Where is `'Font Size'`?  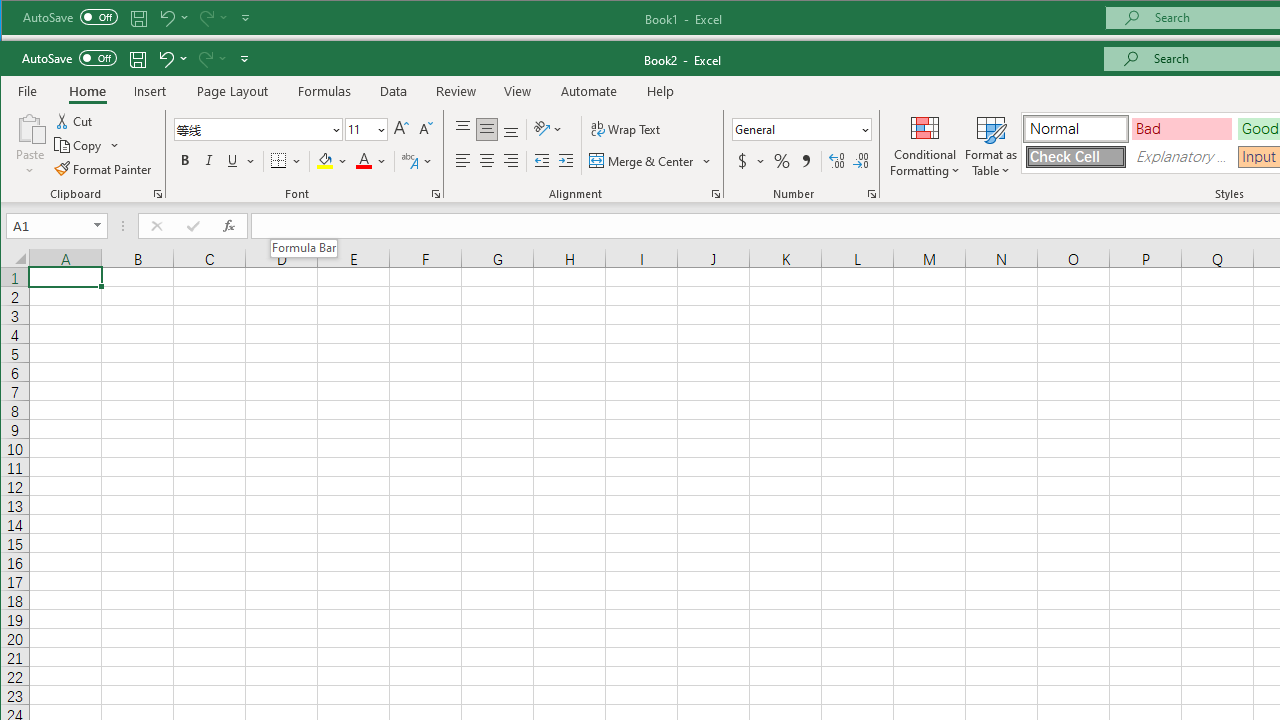
'Font Size' is located at coordinates (359, 129).